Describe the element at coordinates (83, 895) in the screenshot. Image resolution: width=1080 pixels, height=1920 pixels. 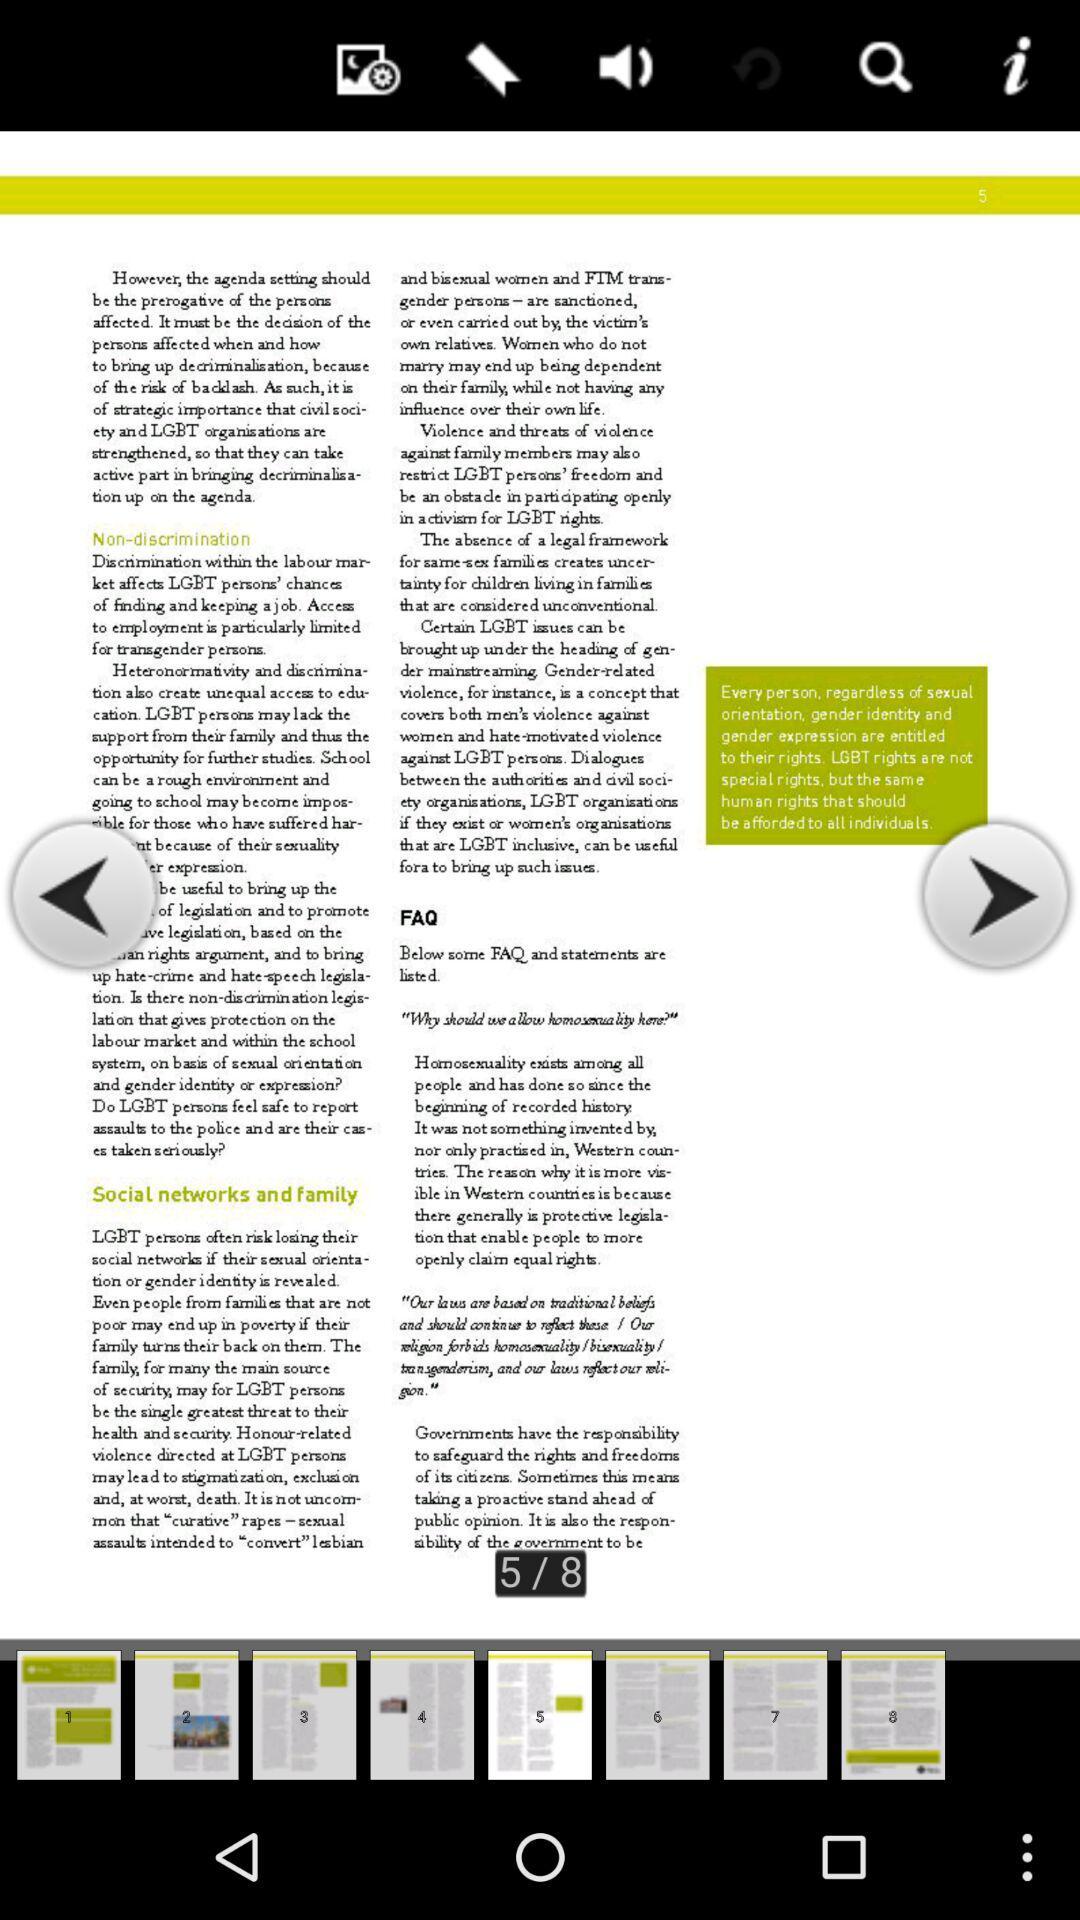
I see `scroll left` at that location.